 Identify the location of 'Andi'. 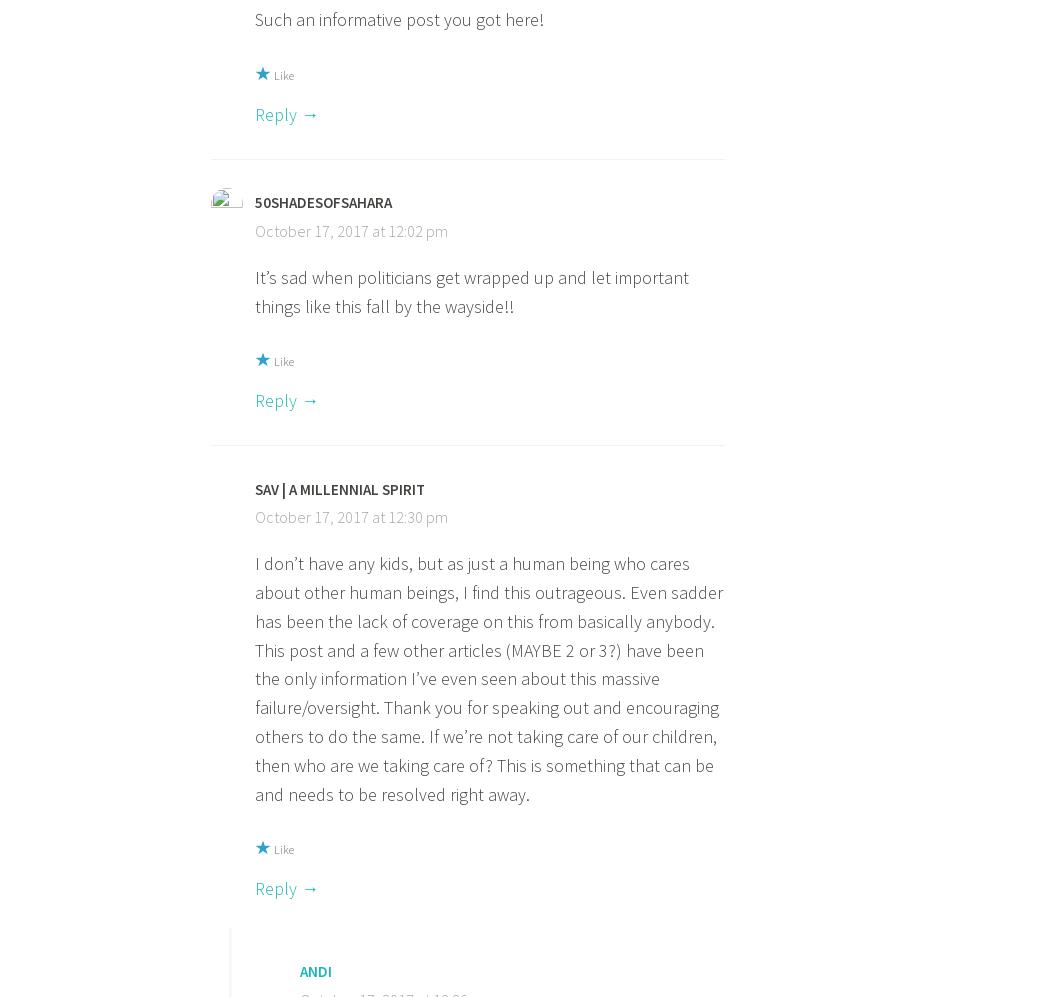
(316, 969).